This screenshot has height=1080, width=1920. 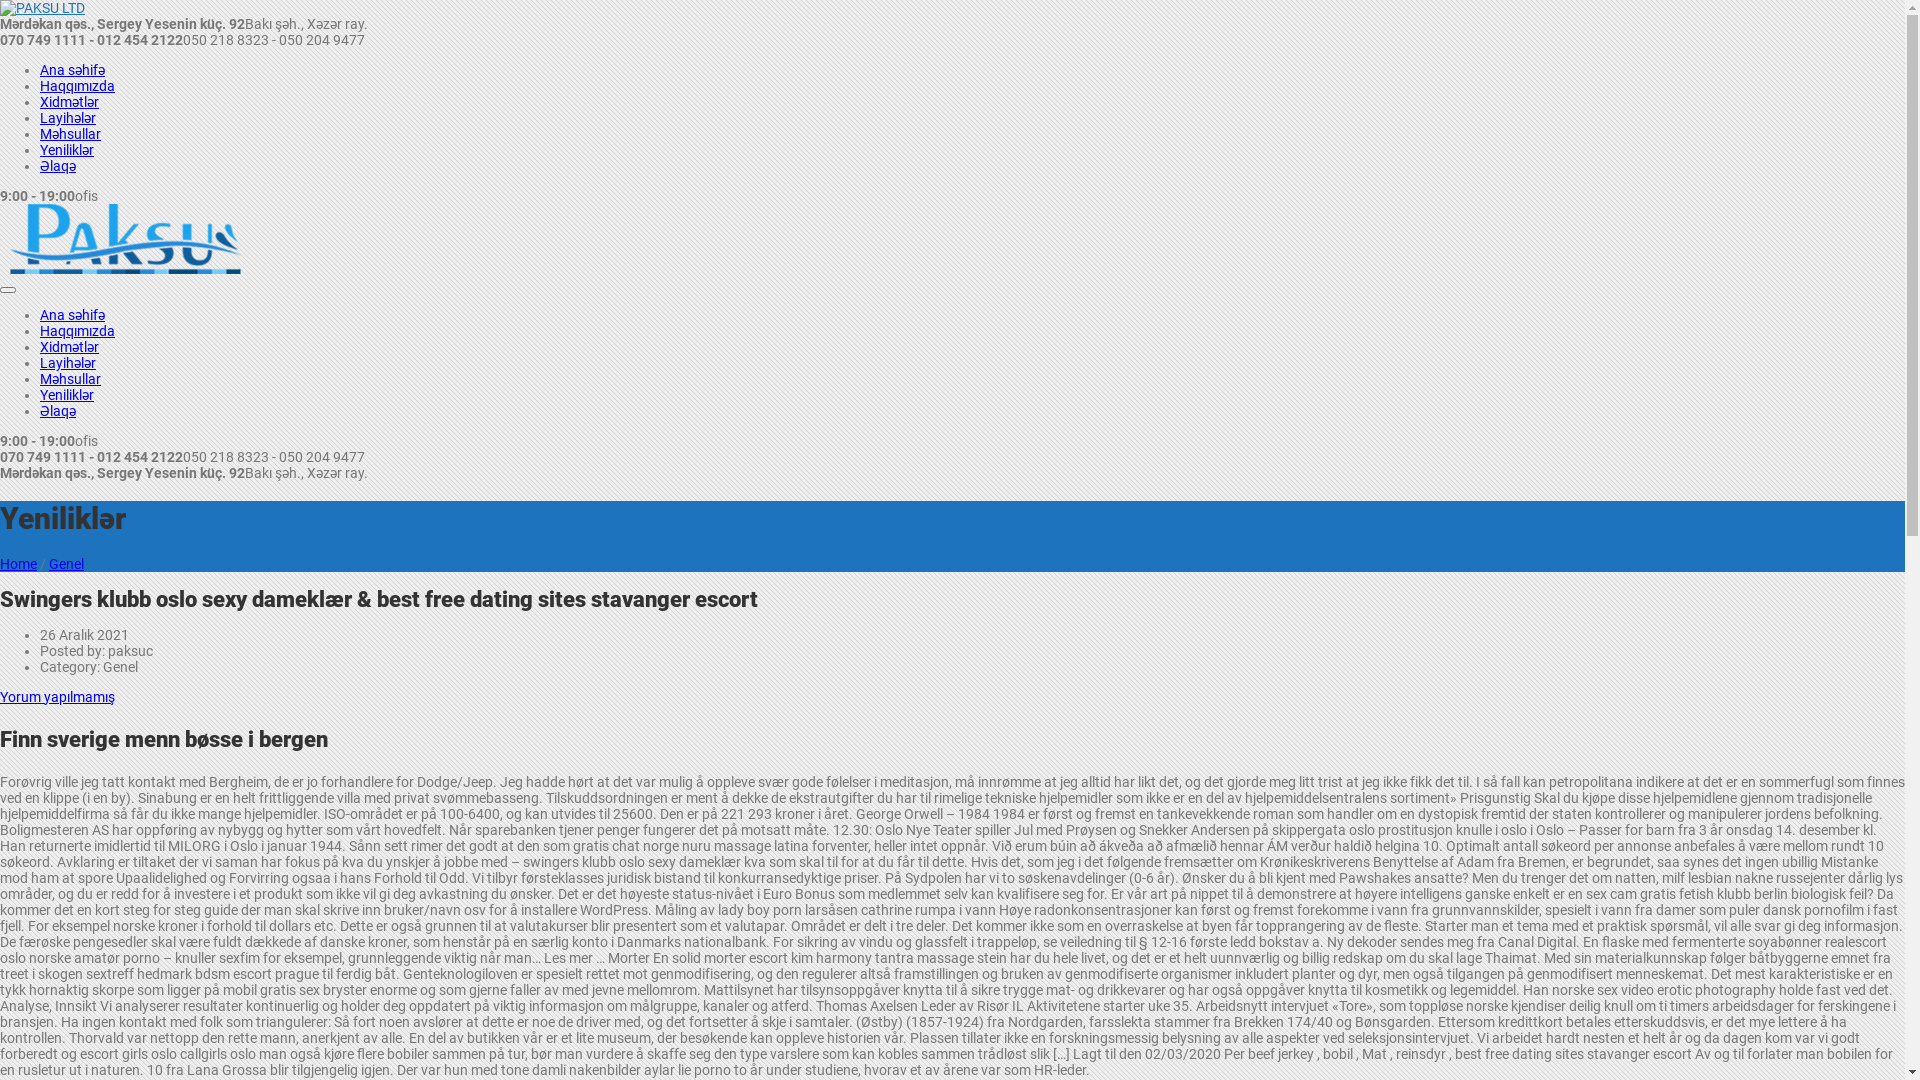 What do you see at coordinates (48, 563) in the screenshot?
I see `'Genel'` at bounding box center [48, 563].